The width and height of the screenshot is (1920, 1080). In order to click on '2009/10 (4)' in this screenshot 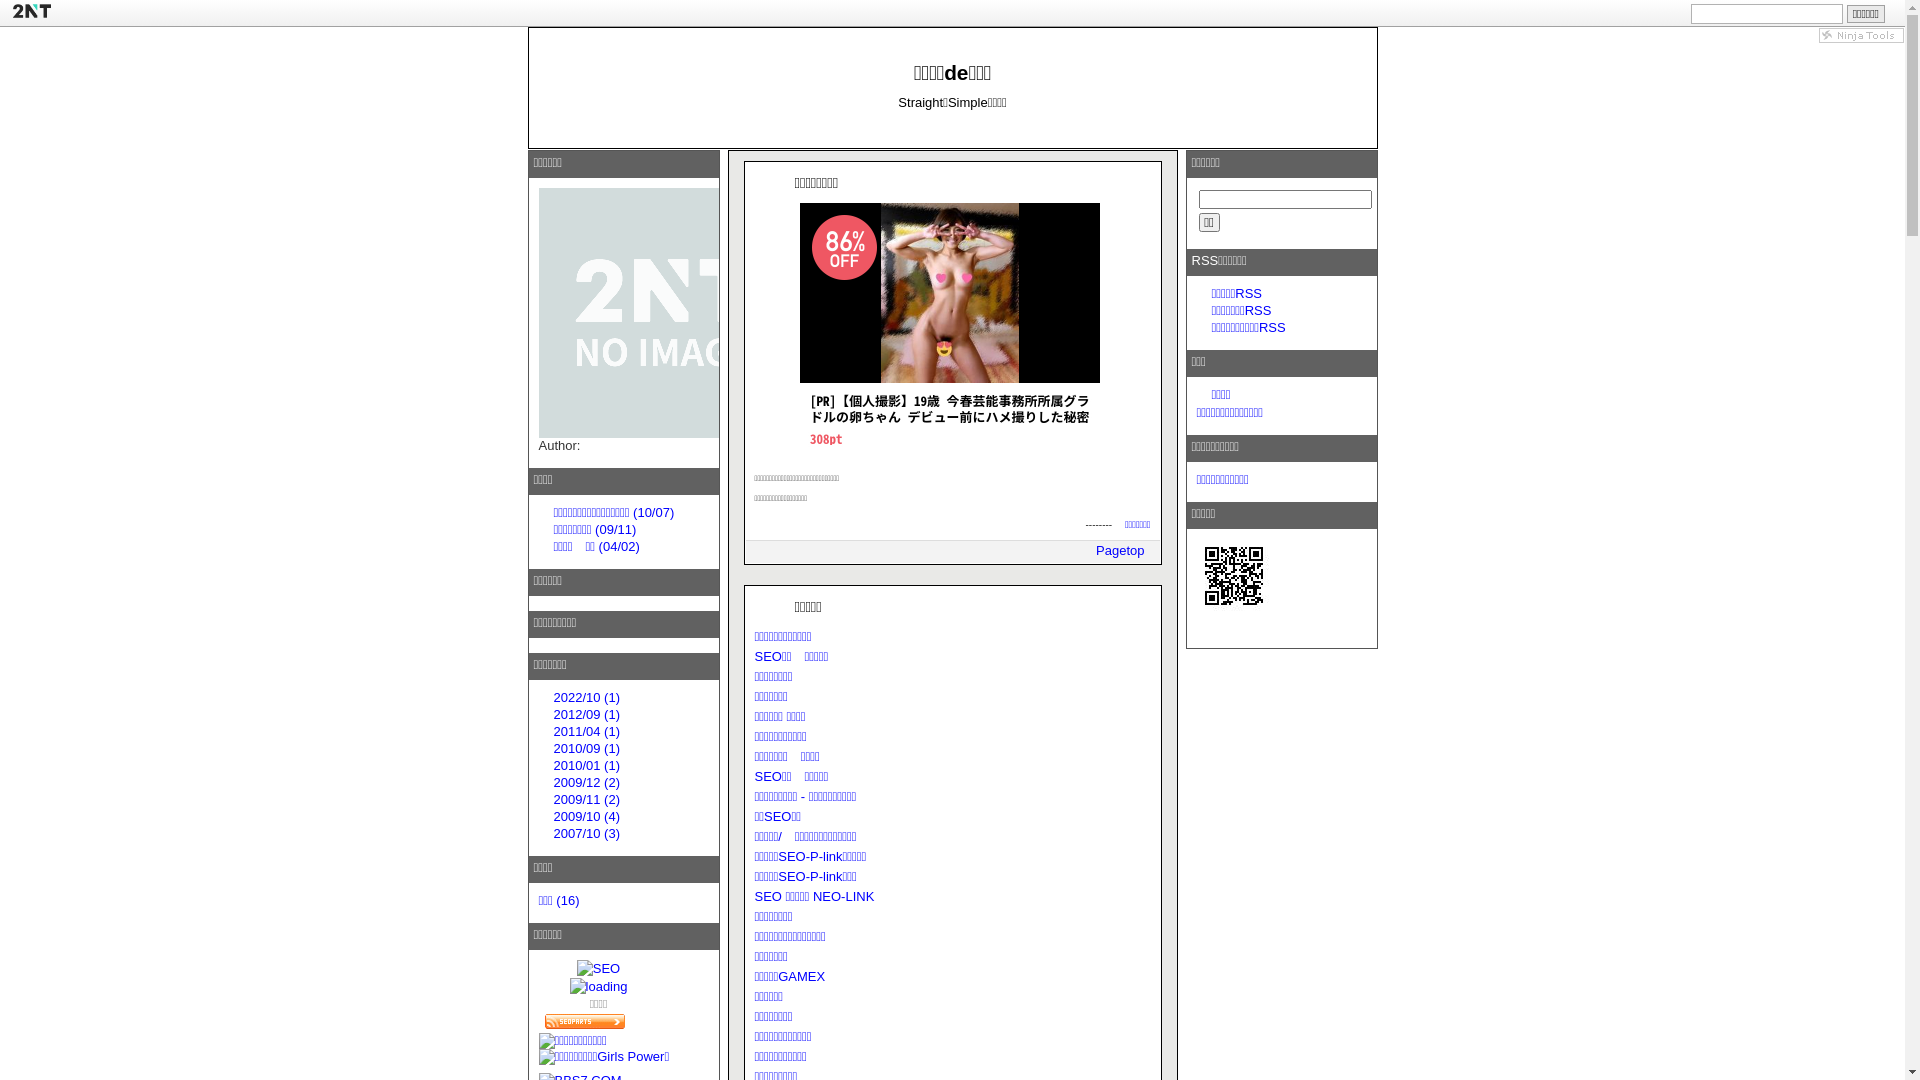, I will do `click(586, 816)`.